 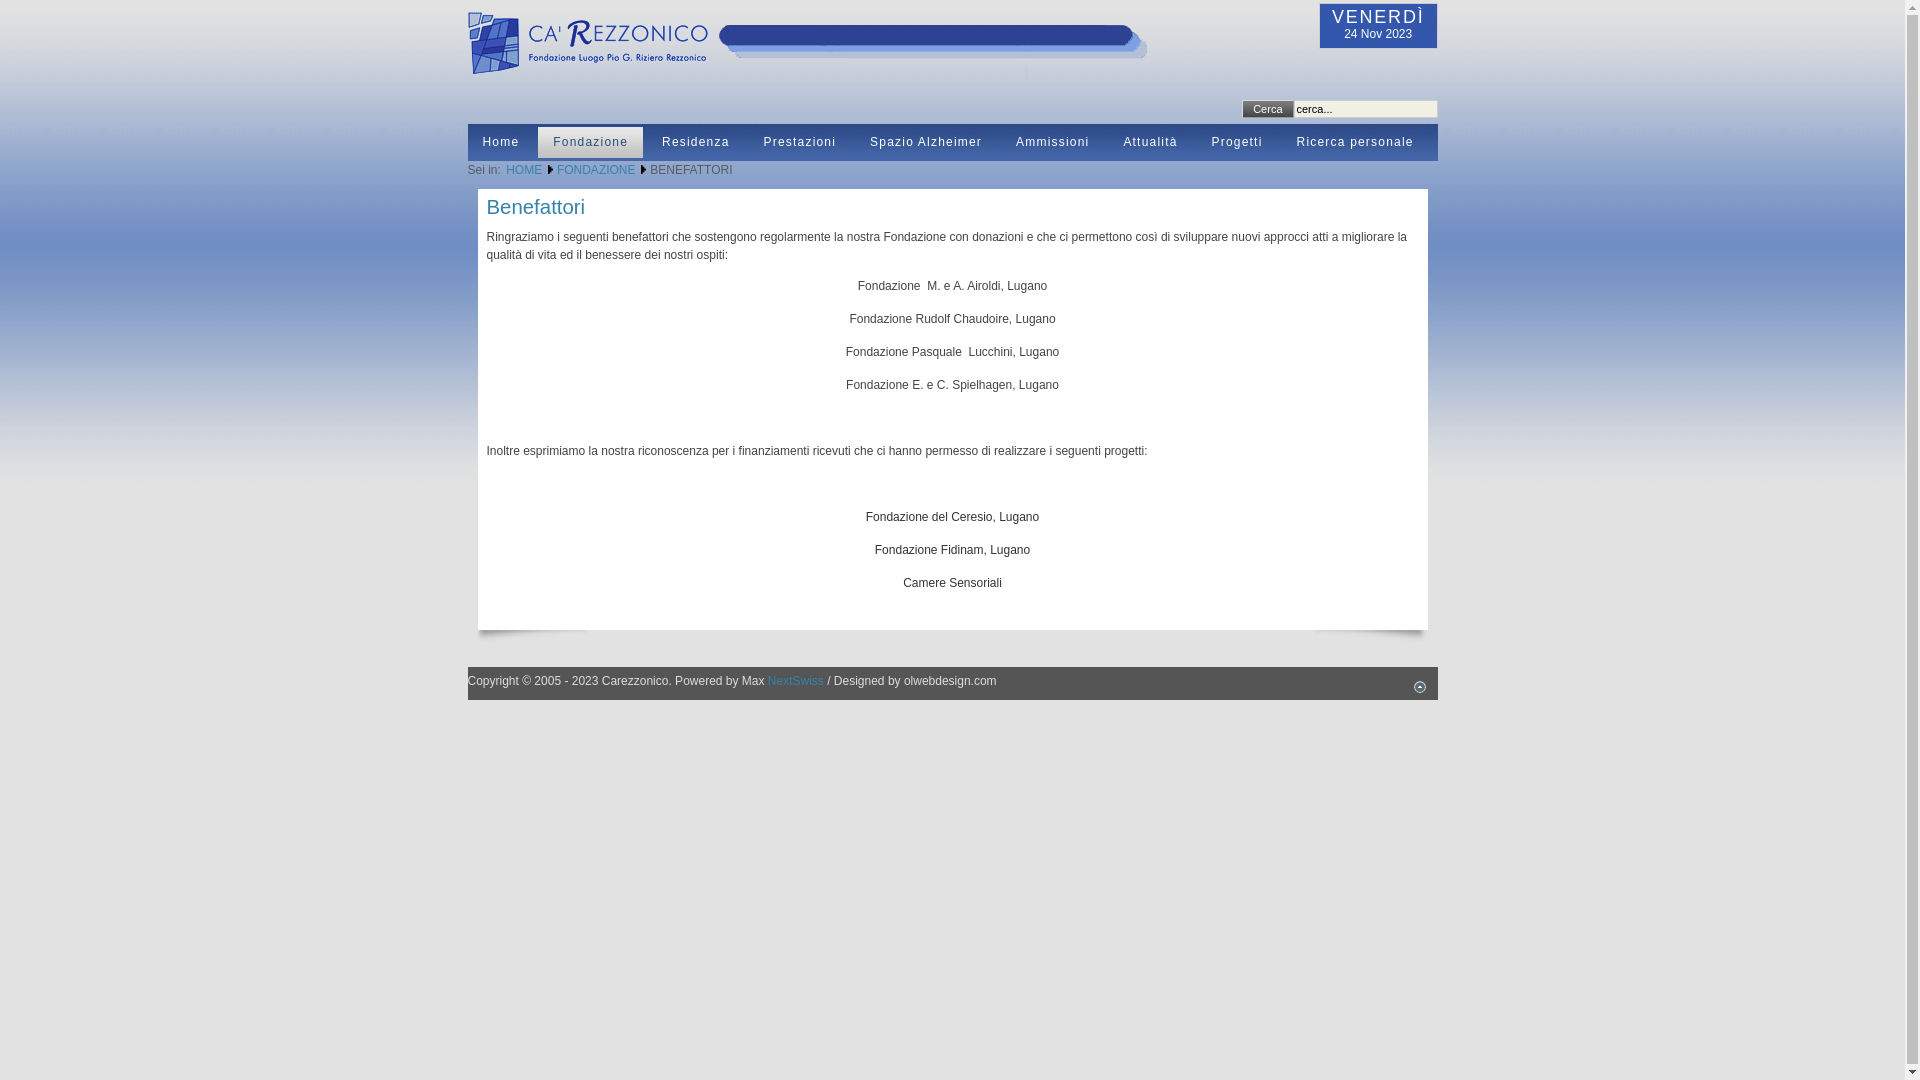 I want to click on 'Ricerca personale', so click(x=1355, y=141).